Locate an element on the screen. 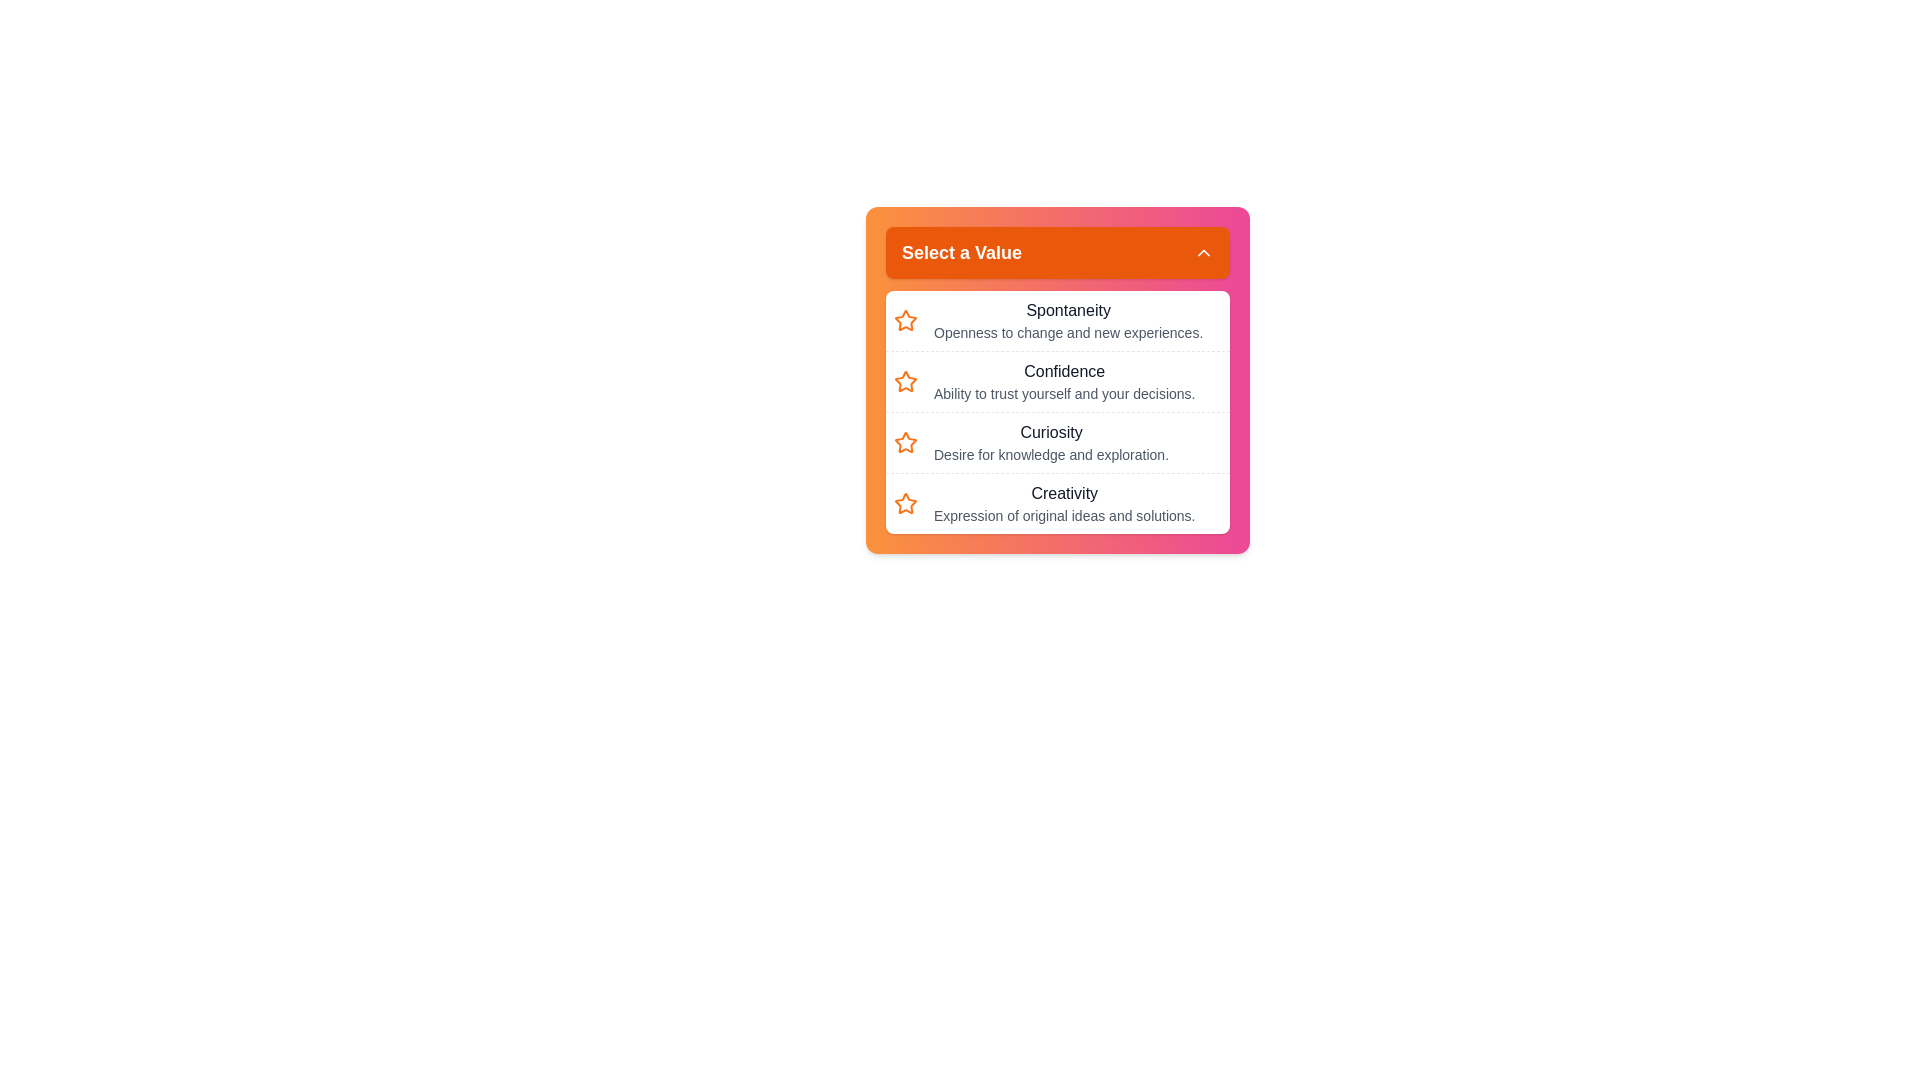 The image size is (1920, 1080). label for 'Creativity' located in the dropdown selection panel under 'Select a Value', positioned as the fourth item in the list is located at coordinates (1063, 493).